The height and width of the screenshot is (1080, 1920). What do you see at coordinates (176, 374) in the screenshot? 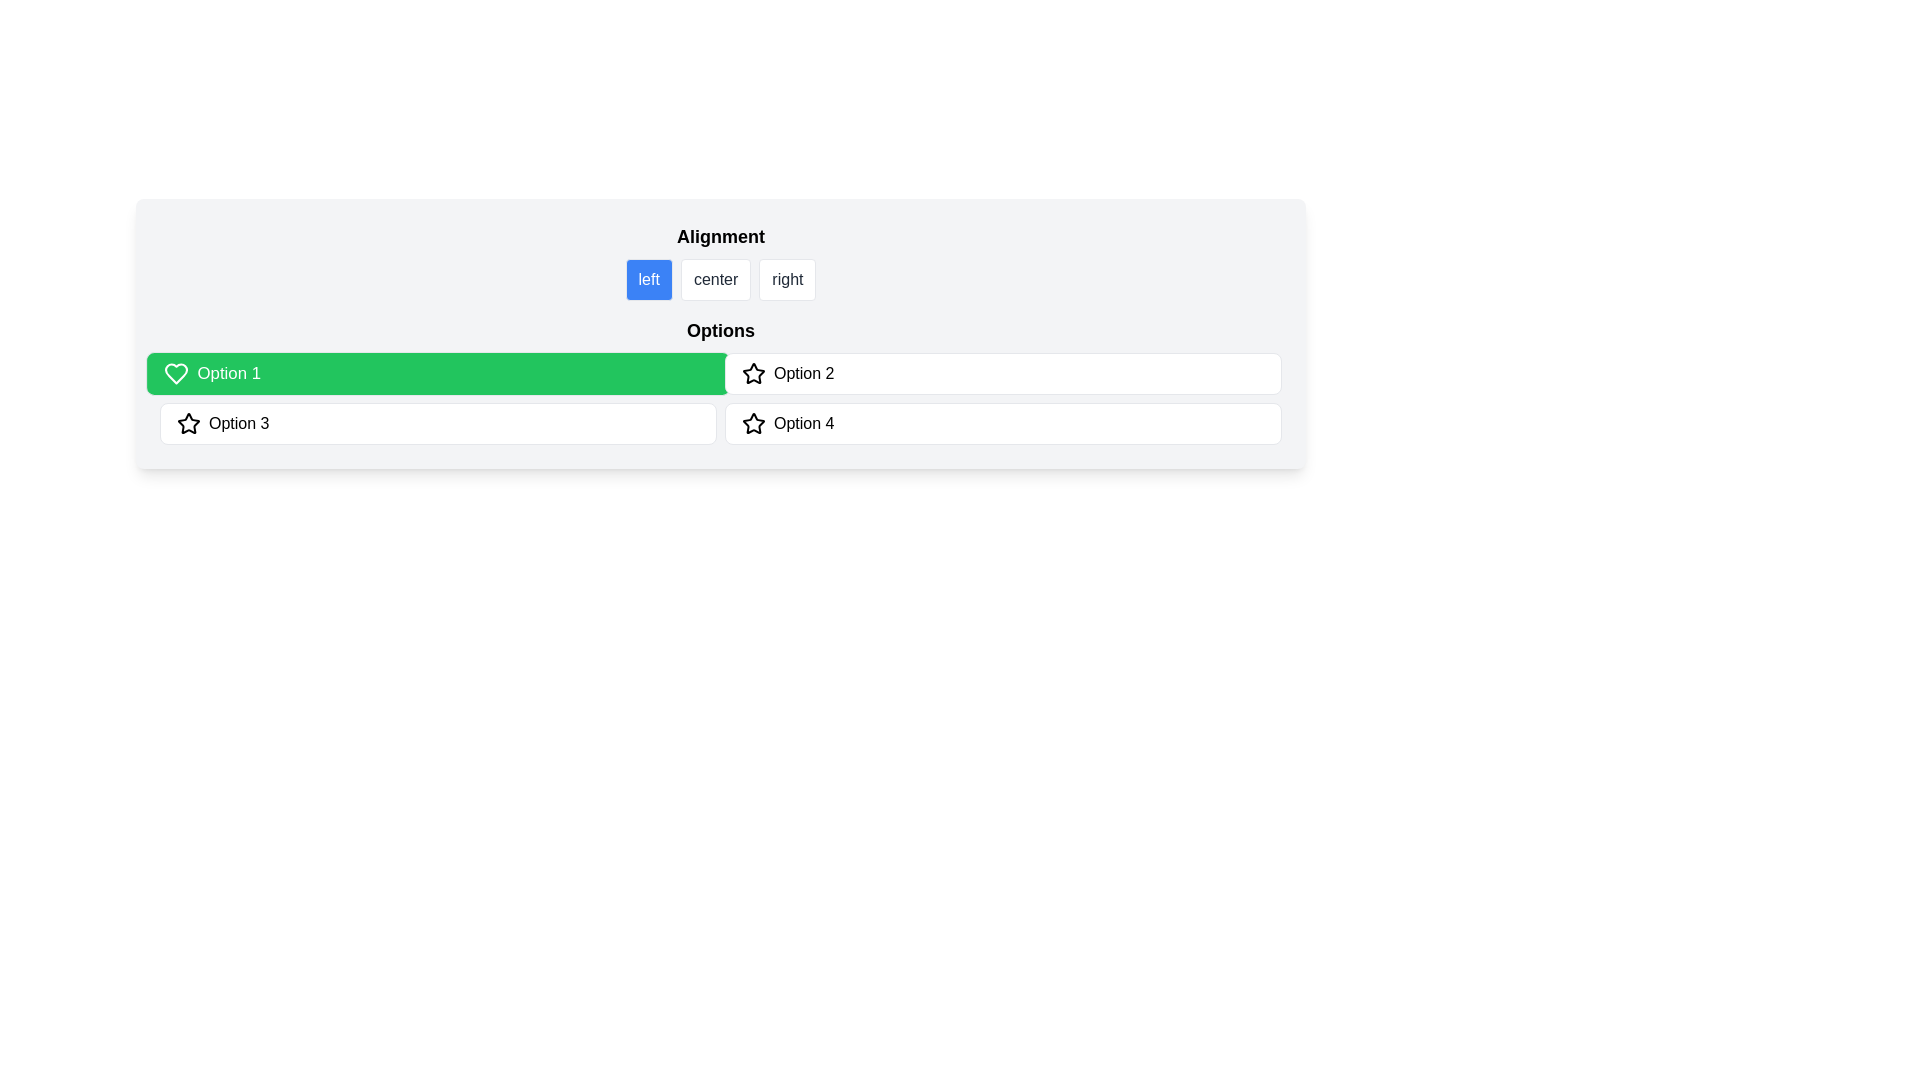
I see `the heart icon located to the left of the text 'Option 1' within the button labeled 'Option 1' to interact with it` at bounding box center [176, 374].